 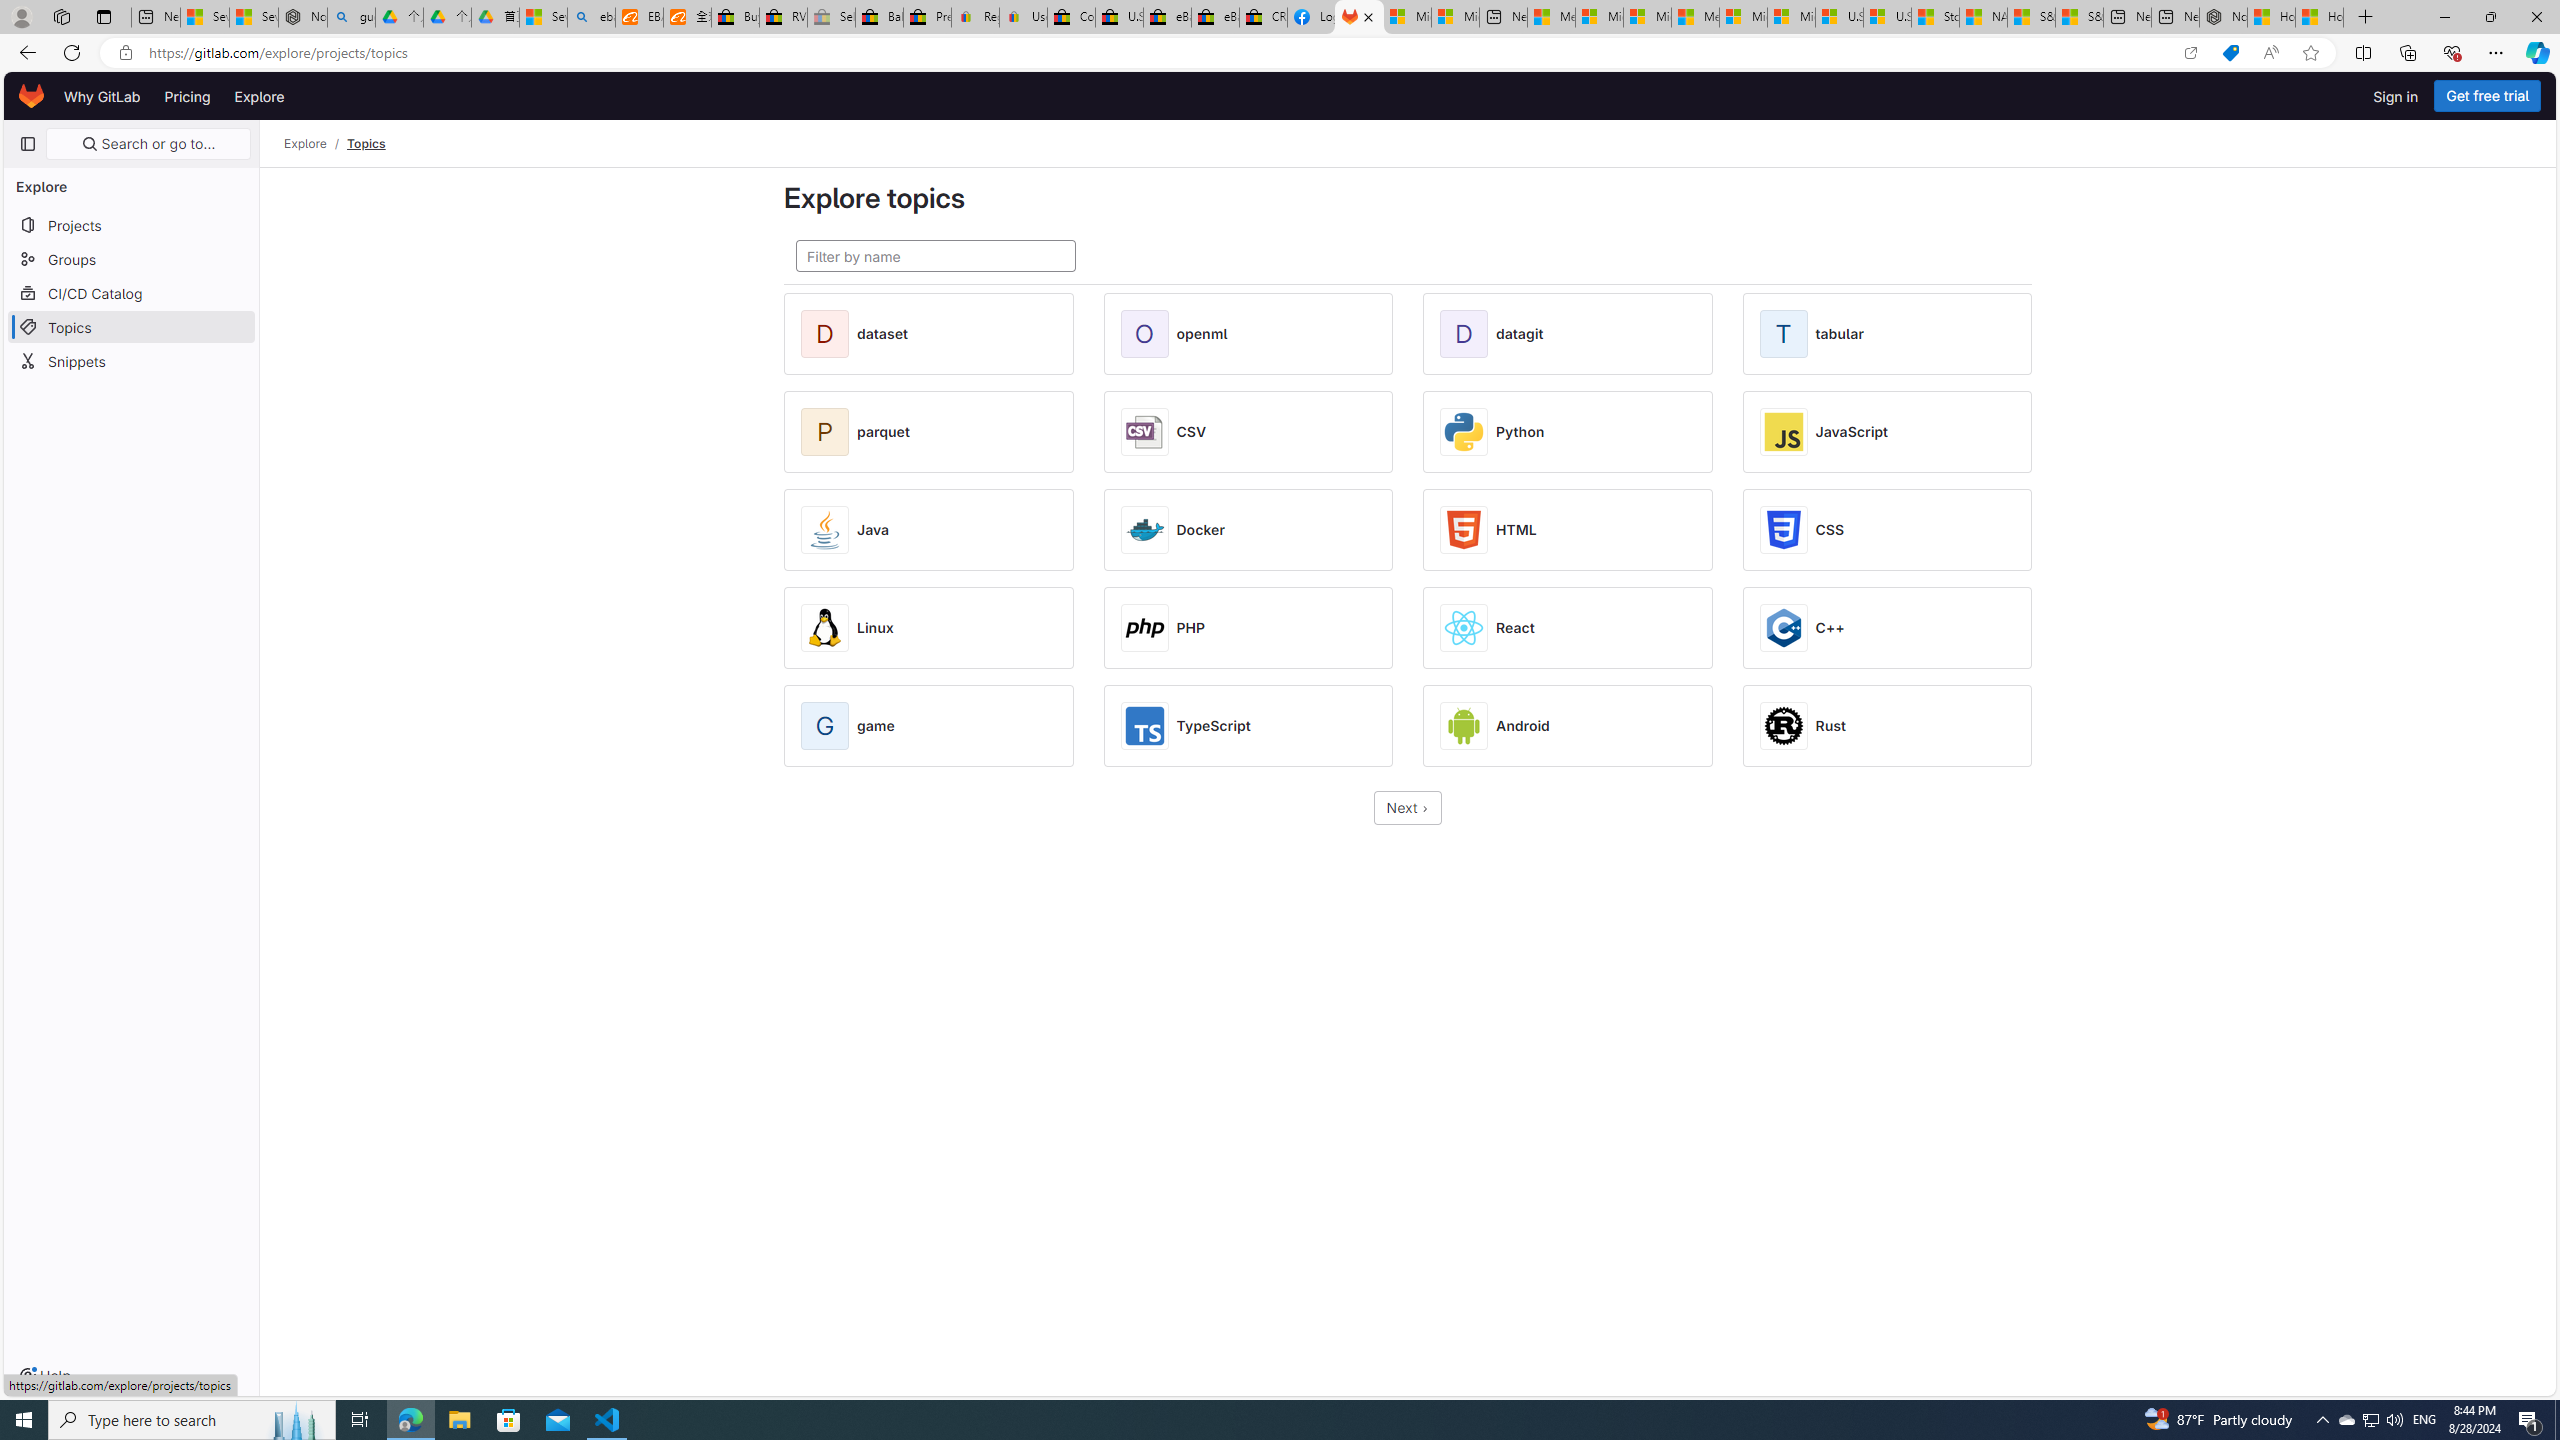 I want to click on 'Groups', so click(x=130, y=258).